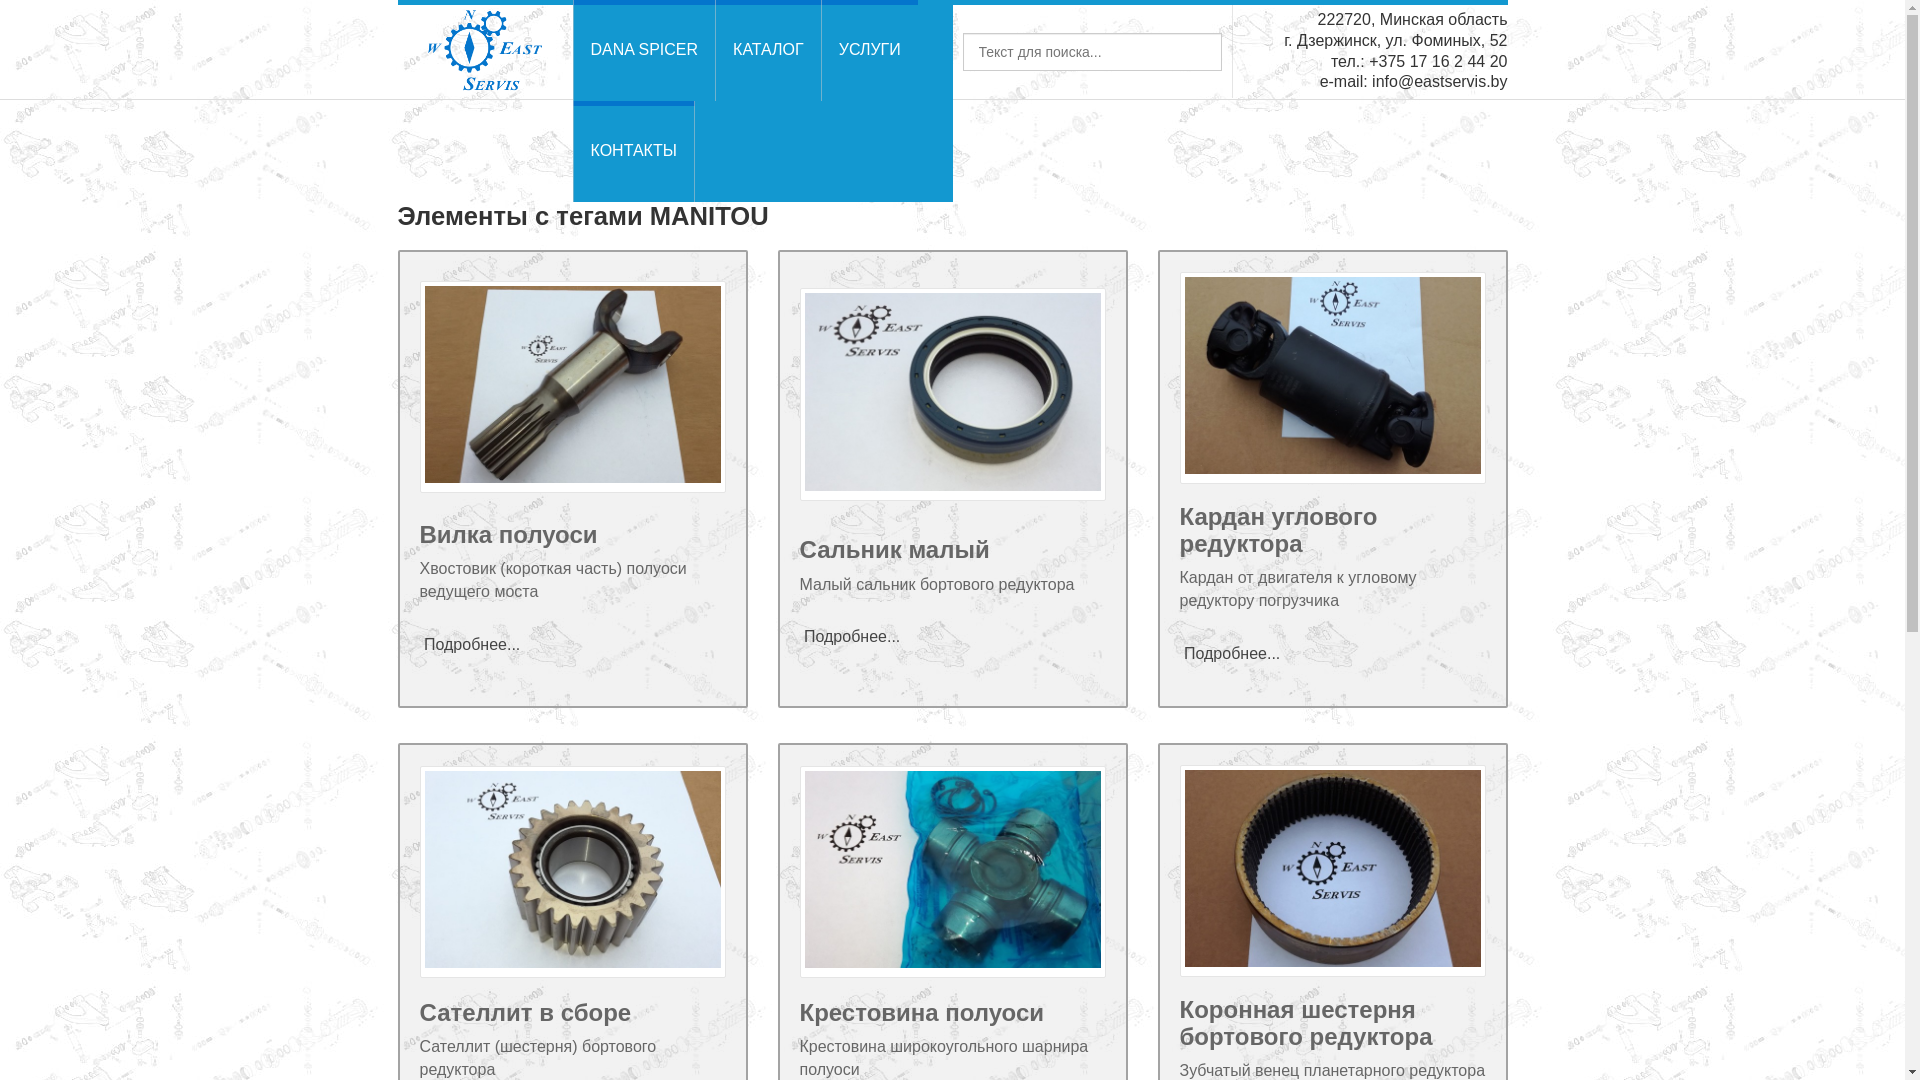 This screenshot has width=1920, height=1080. What do you see at coordinates (643, 49) in the screenshot?
I see `'DANA SPICER'` at bounding box center [643, 49].